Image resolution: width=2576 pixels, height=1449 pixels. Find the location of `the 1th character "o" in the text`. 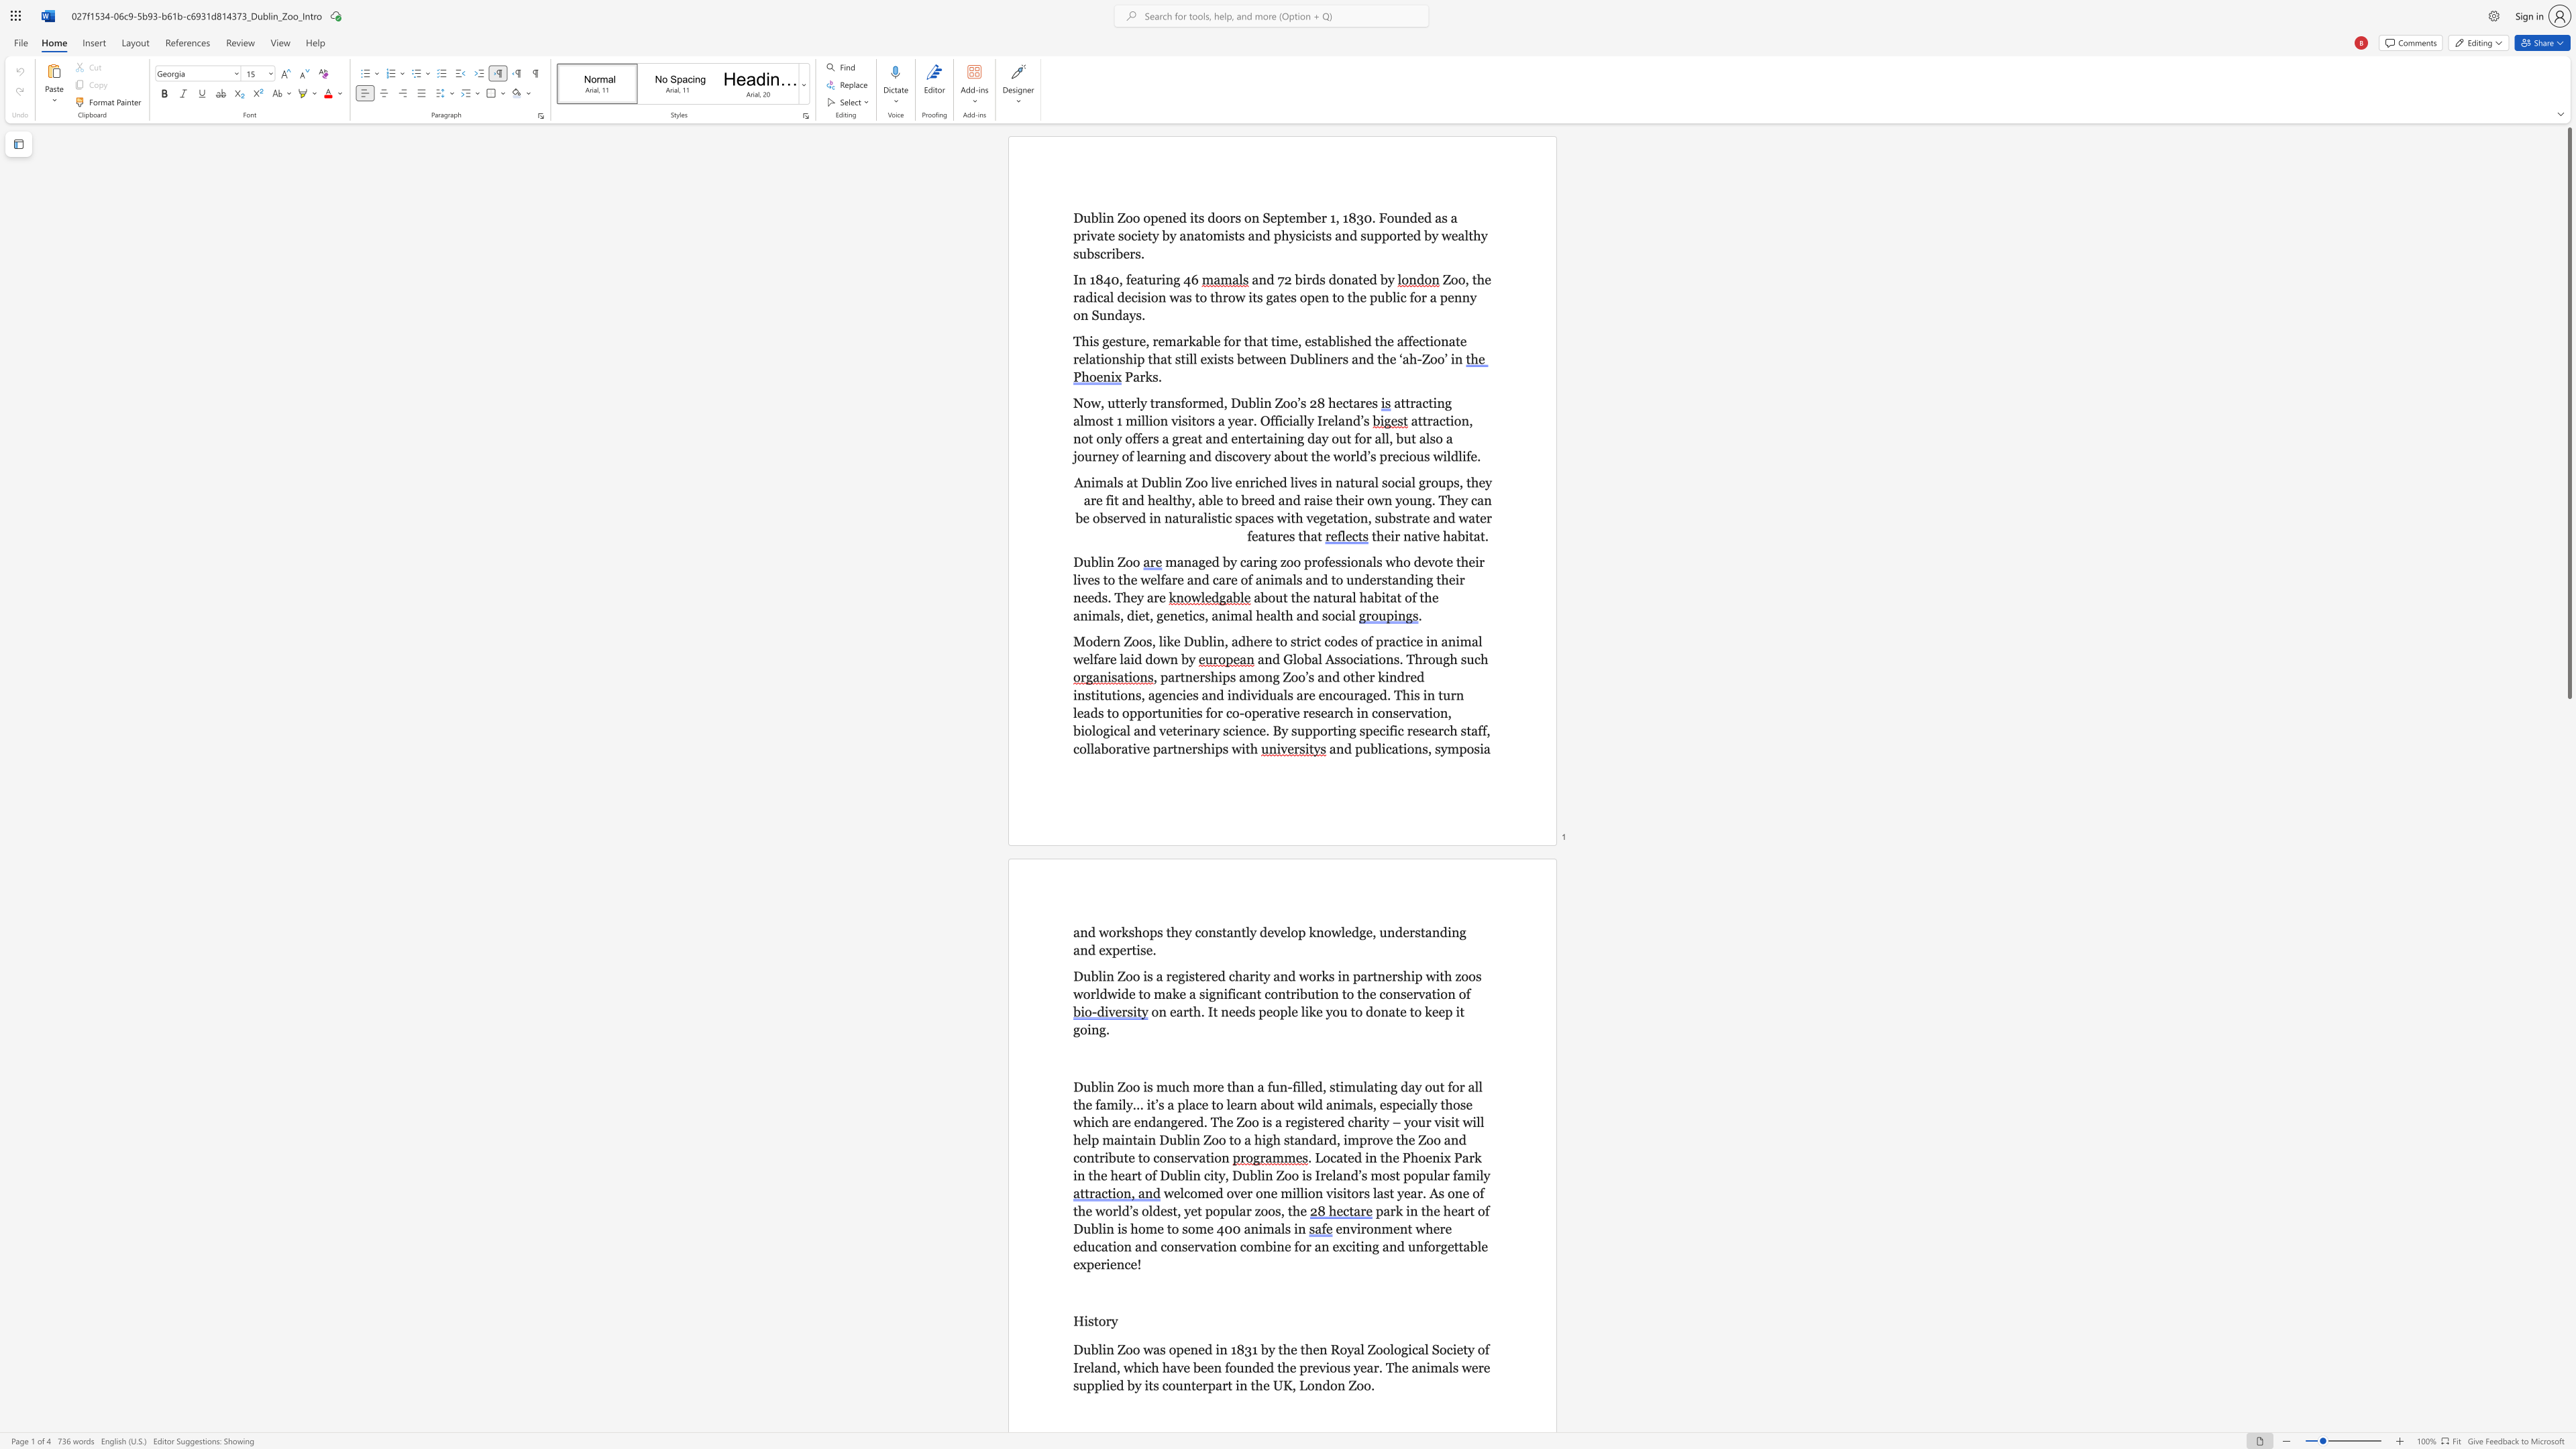

the 1th character "o" in the text is located at coordinates (1112, 932).